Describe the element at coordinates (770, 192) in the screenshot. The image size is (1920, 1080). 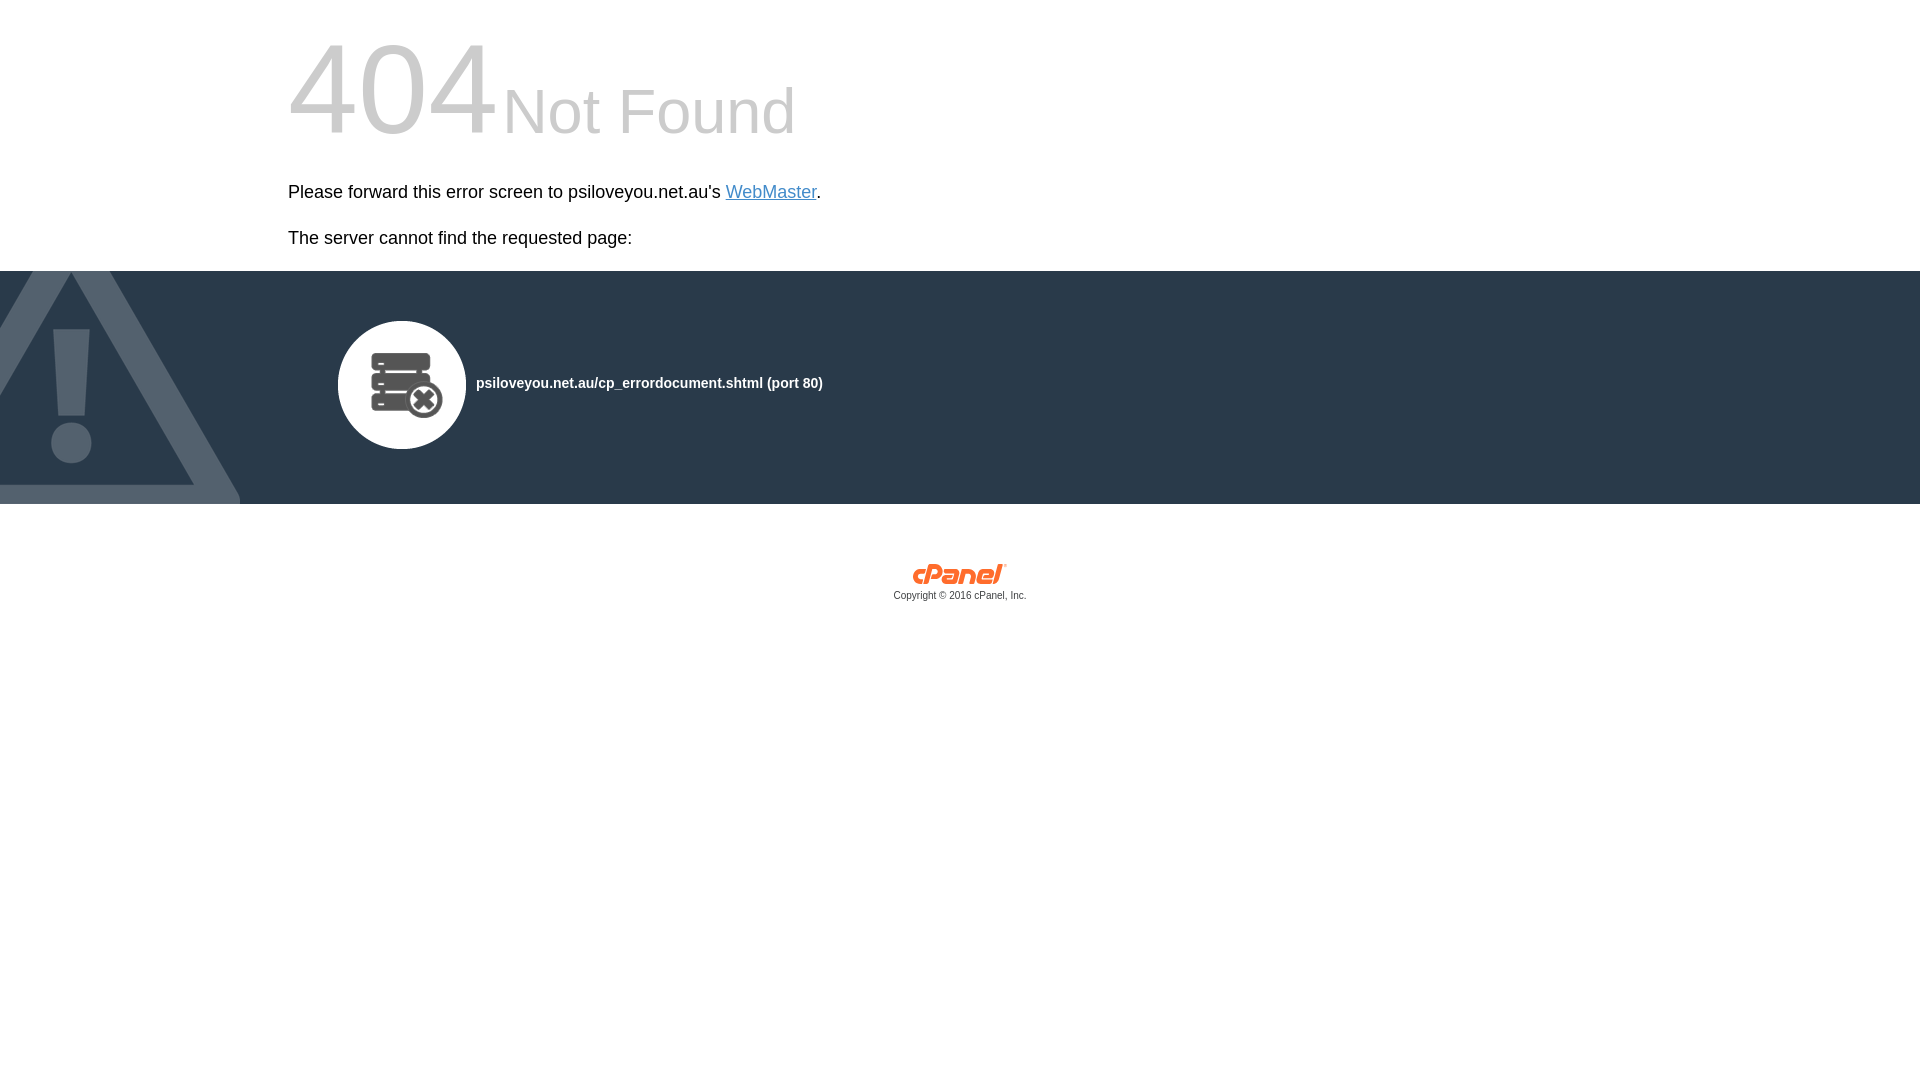
I see `'WebMaster'` at that location.